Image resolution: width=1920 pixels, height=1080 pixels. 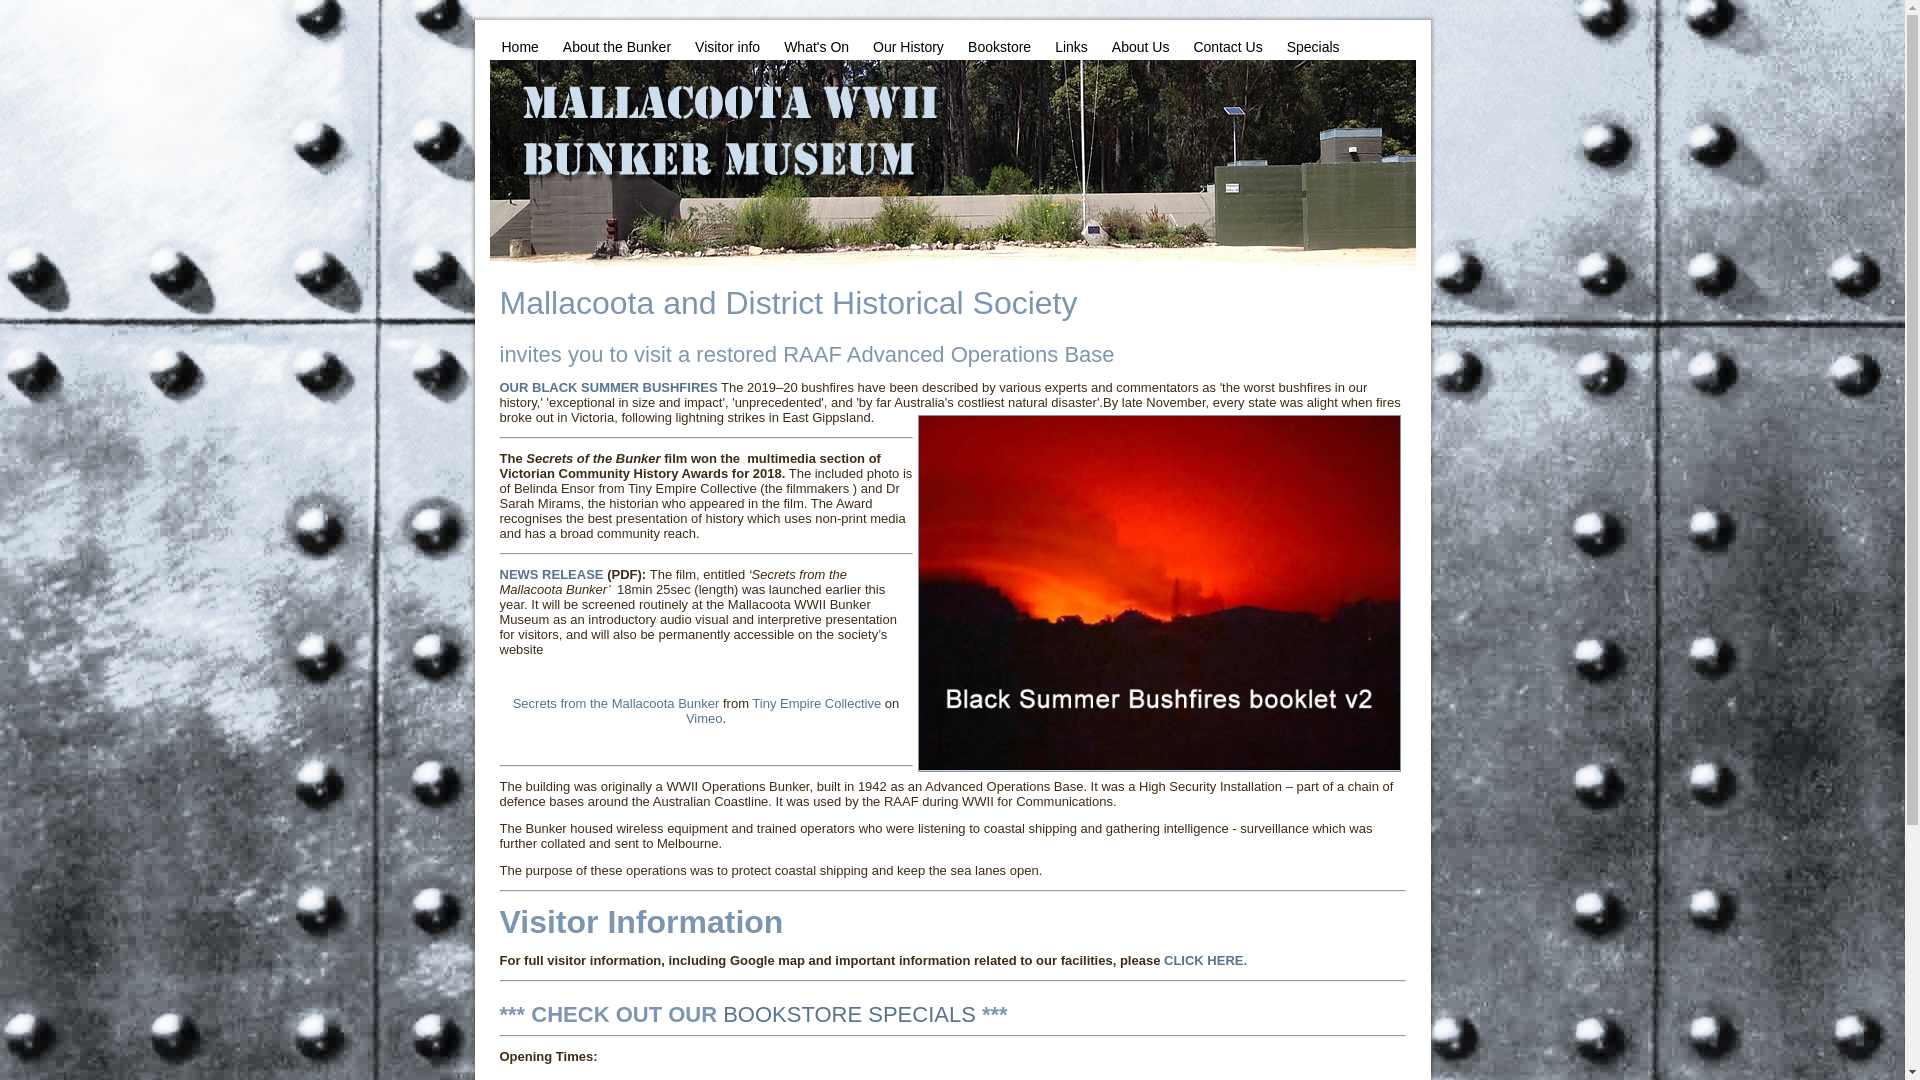 What do you see at coordinates (615, 702) in the screenshot?
I see `'Secrets from the Mallacoota Bunker'` at bounding box center [615, 702].